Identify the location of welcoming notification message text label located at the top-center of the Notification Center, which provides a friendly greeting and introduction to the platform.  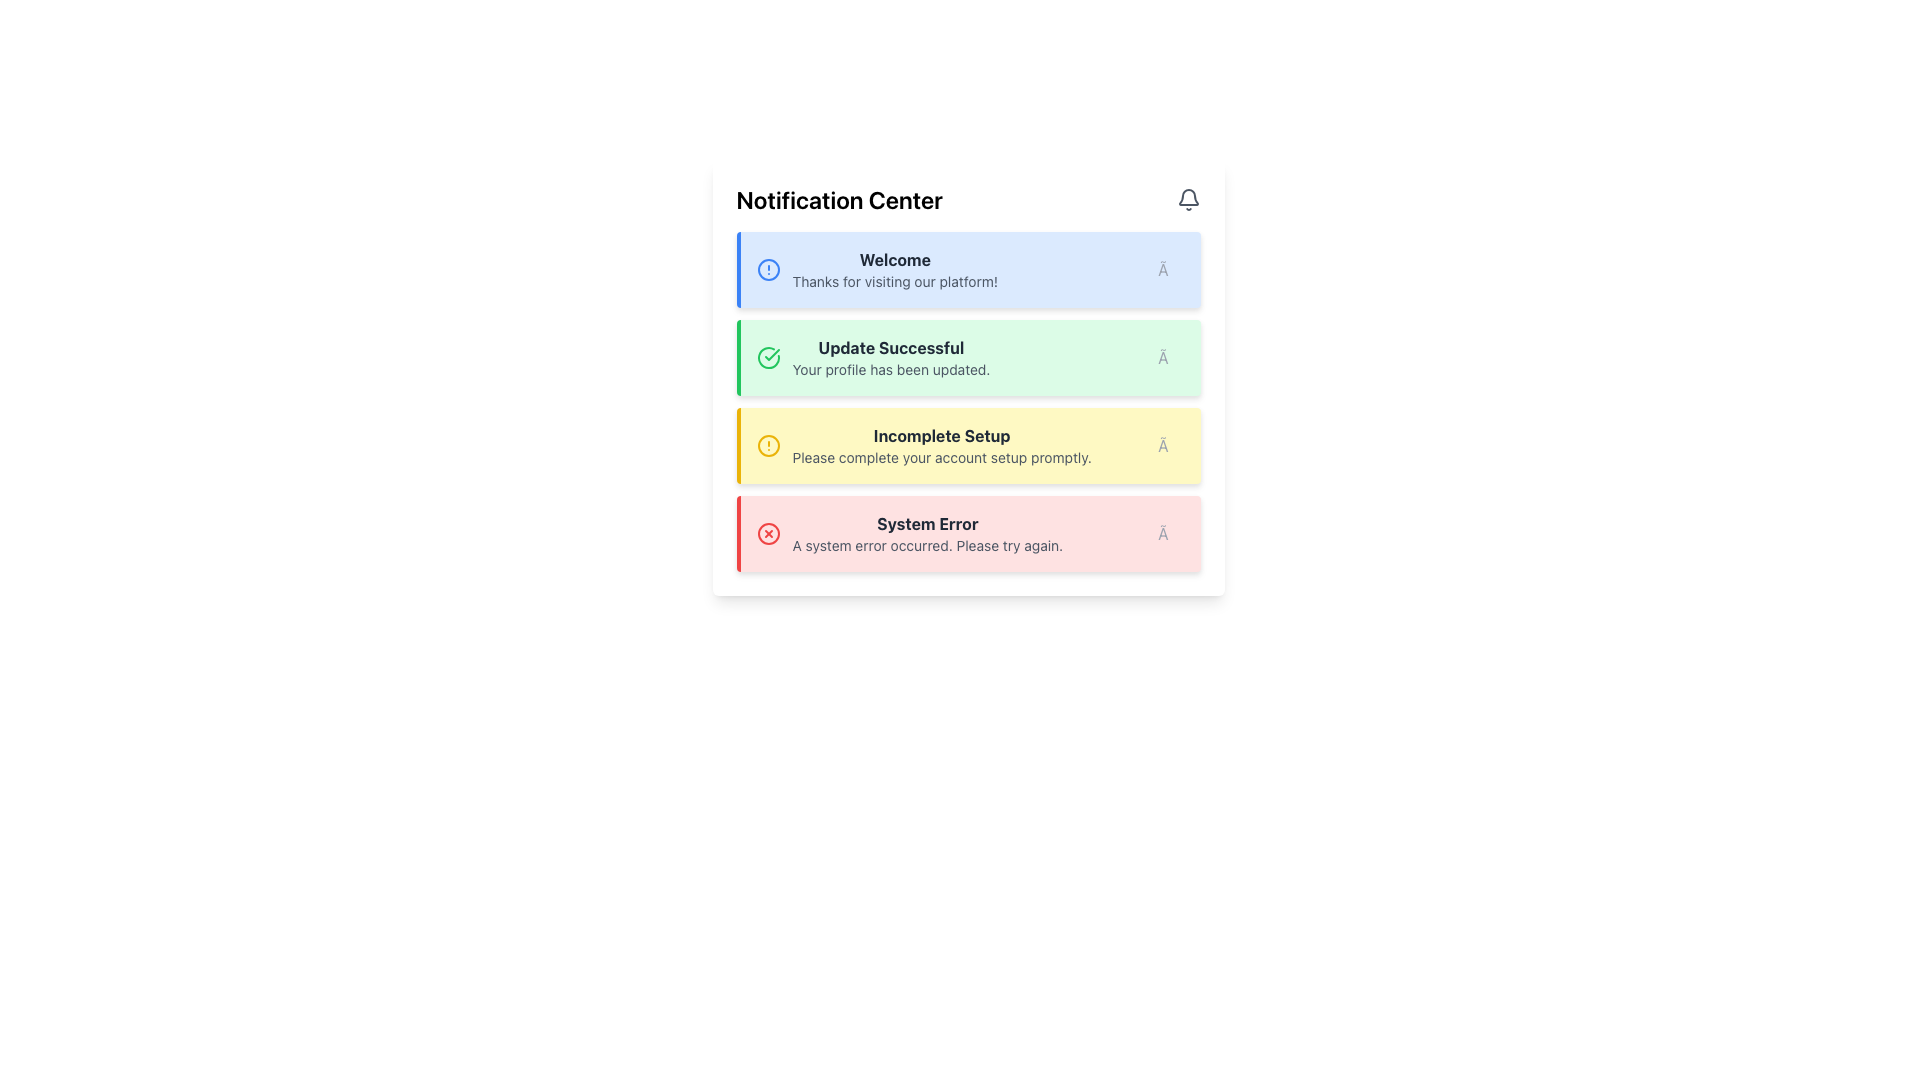
(894, 270).